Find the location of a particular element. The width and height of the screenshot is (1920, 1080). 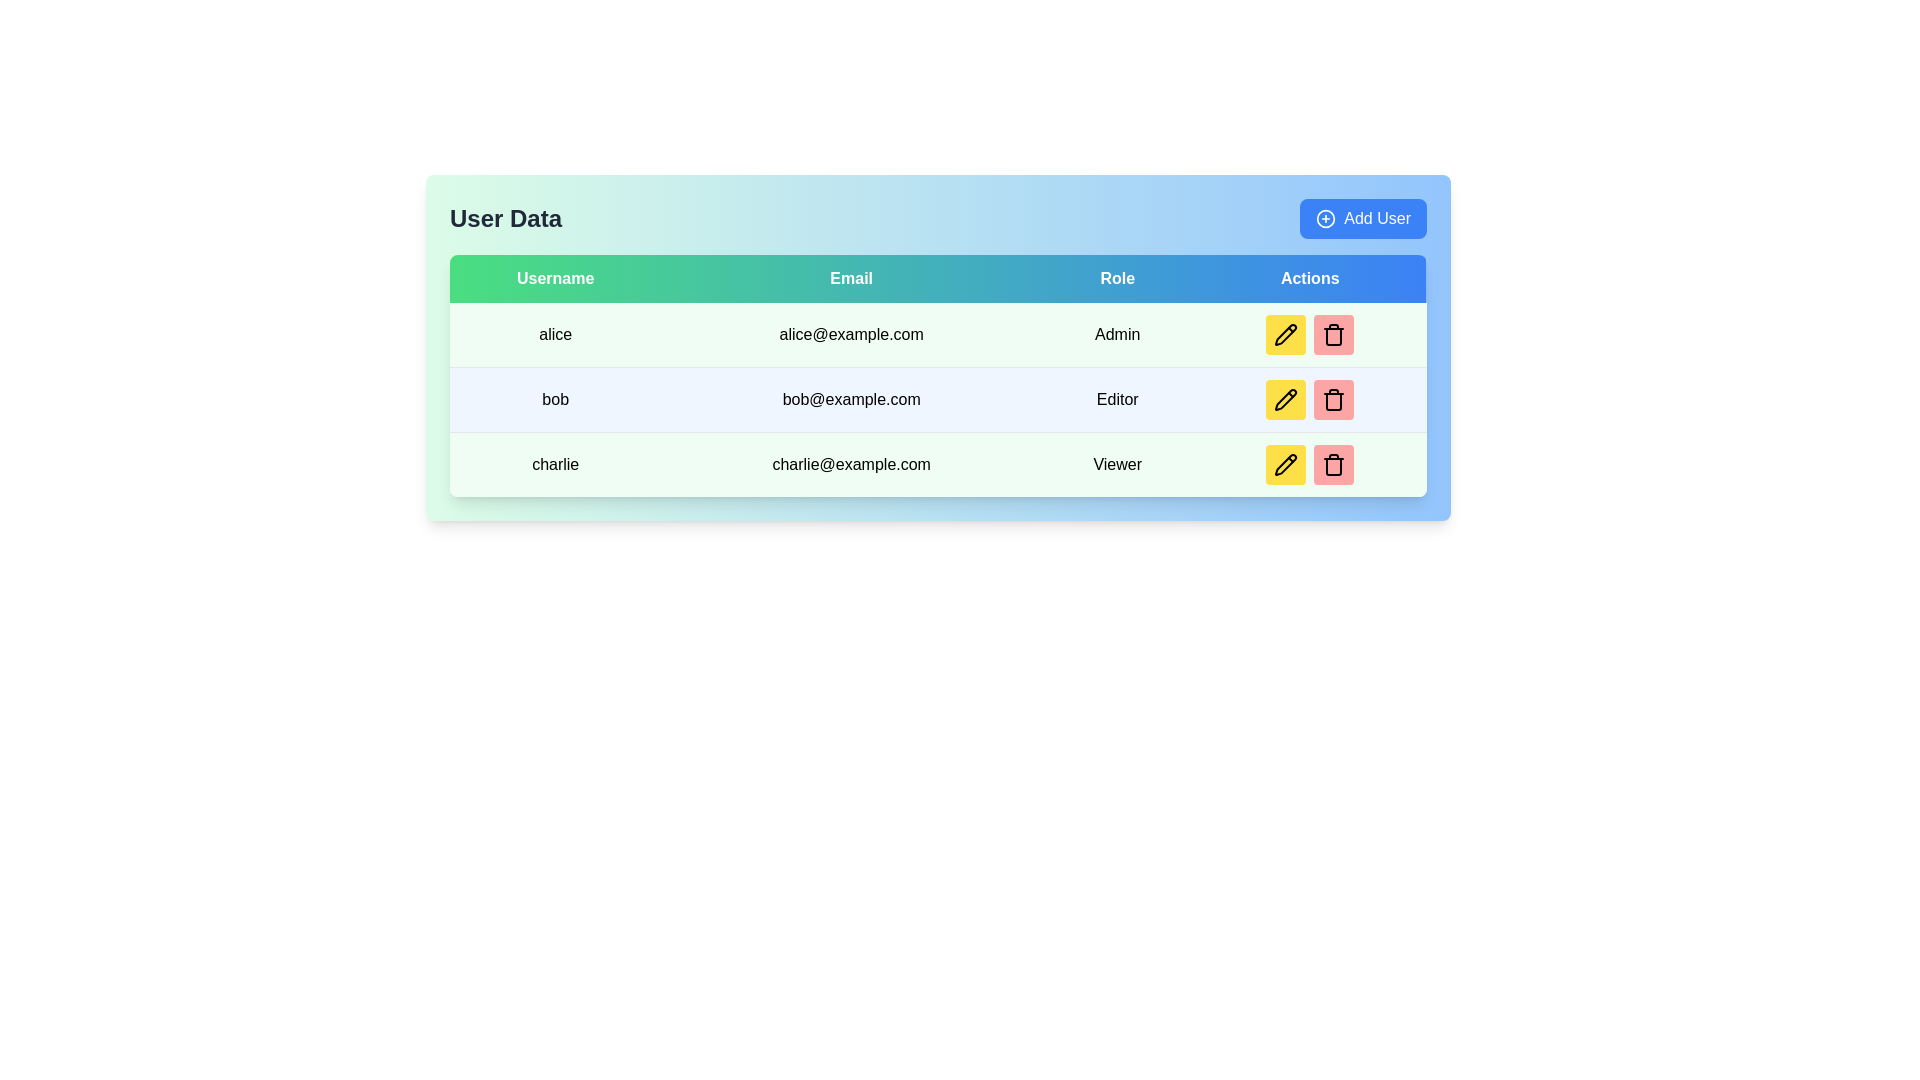

the first row in the User Data table that displays the username 'alice', email 'alice@example.com', and role 'Admin' for additional visuals or actions is located at coordinates (937, 334).